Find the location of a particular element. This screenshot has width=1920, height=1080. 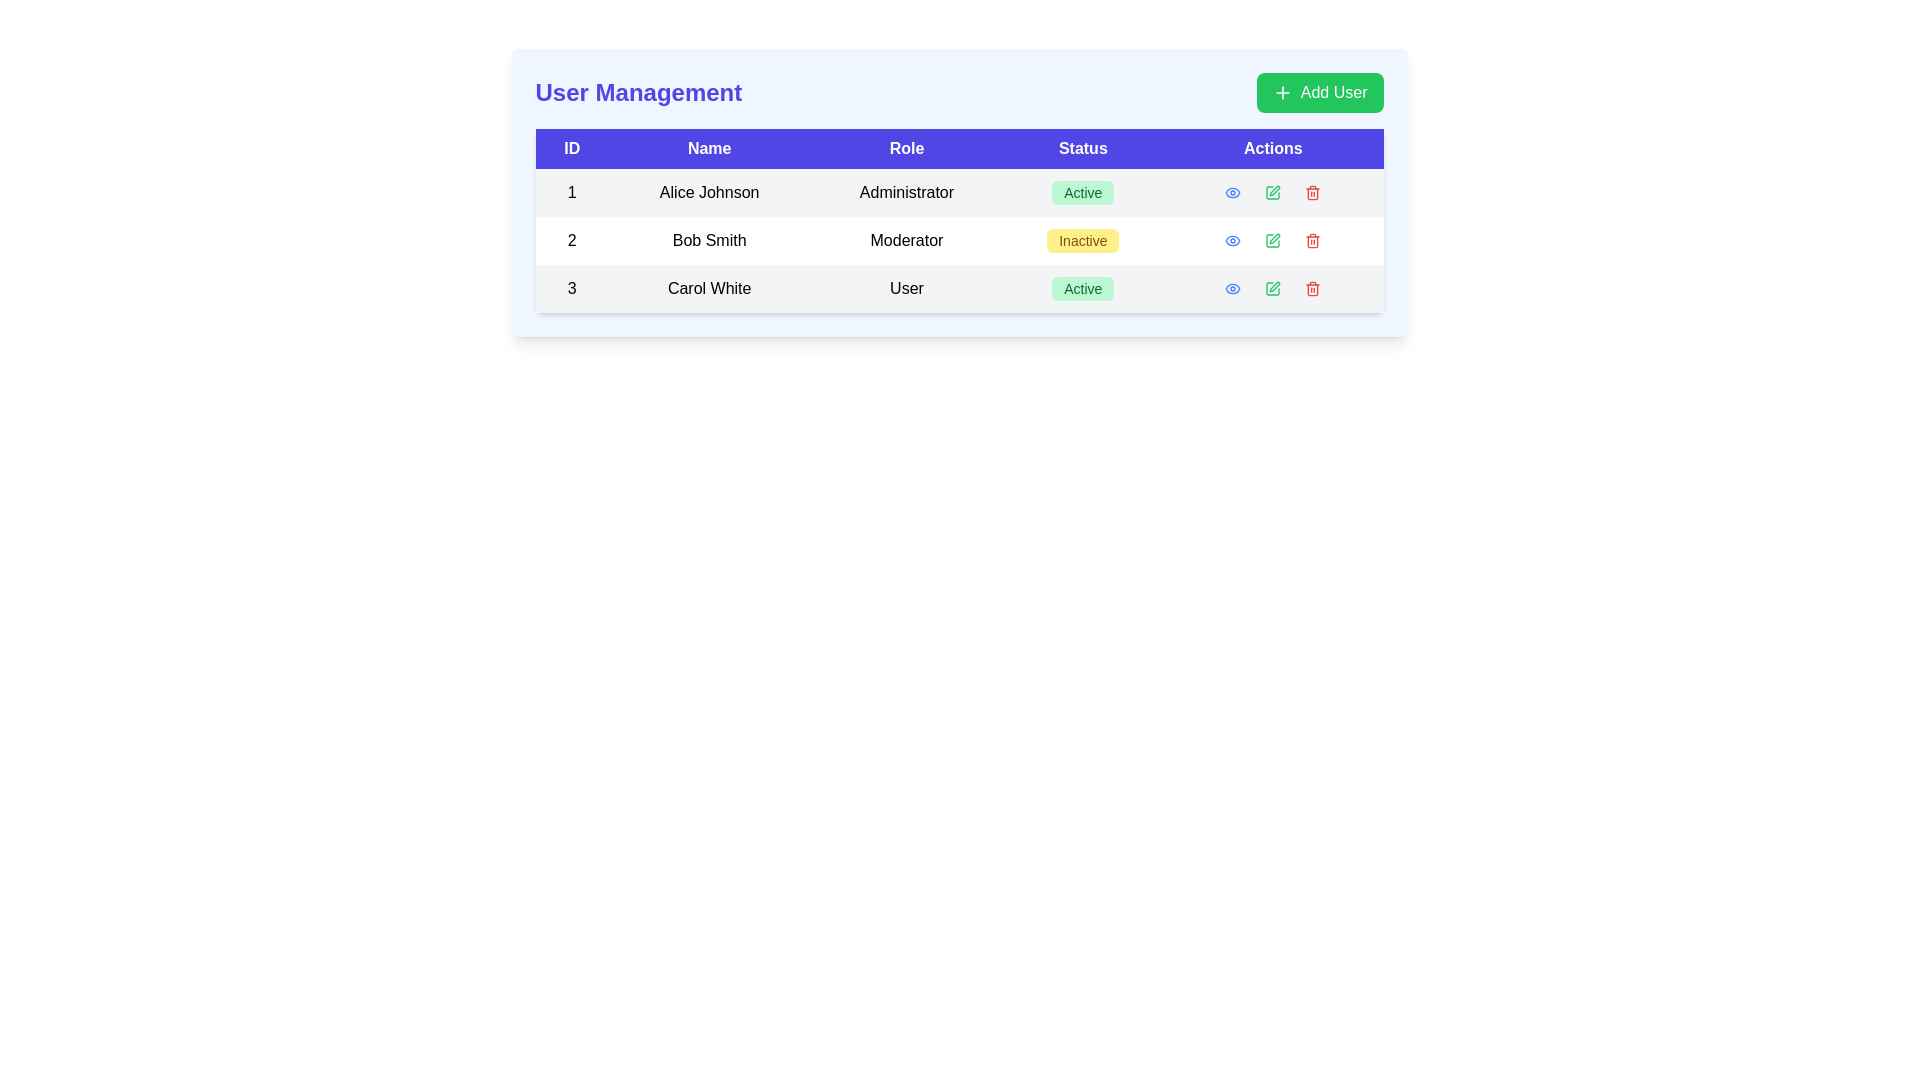

the SVG icon shaped like a pen tip in the 'Actions' column corresponding to the 'Moderator' user is located at coordinates (1274, 191).